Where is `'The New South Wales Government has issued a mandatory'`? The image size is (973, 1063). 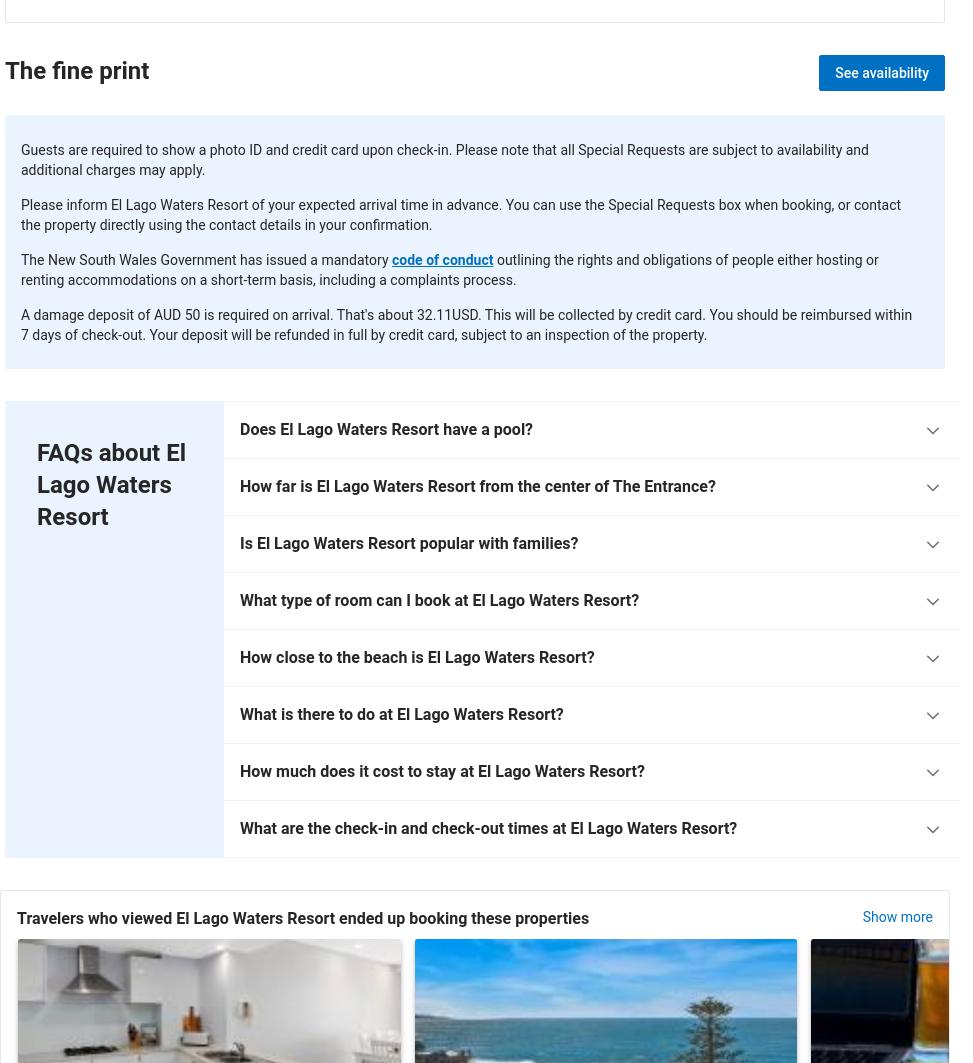
'The New South Wales Government has issued a mandatory' is located at coordinates (205, 259).